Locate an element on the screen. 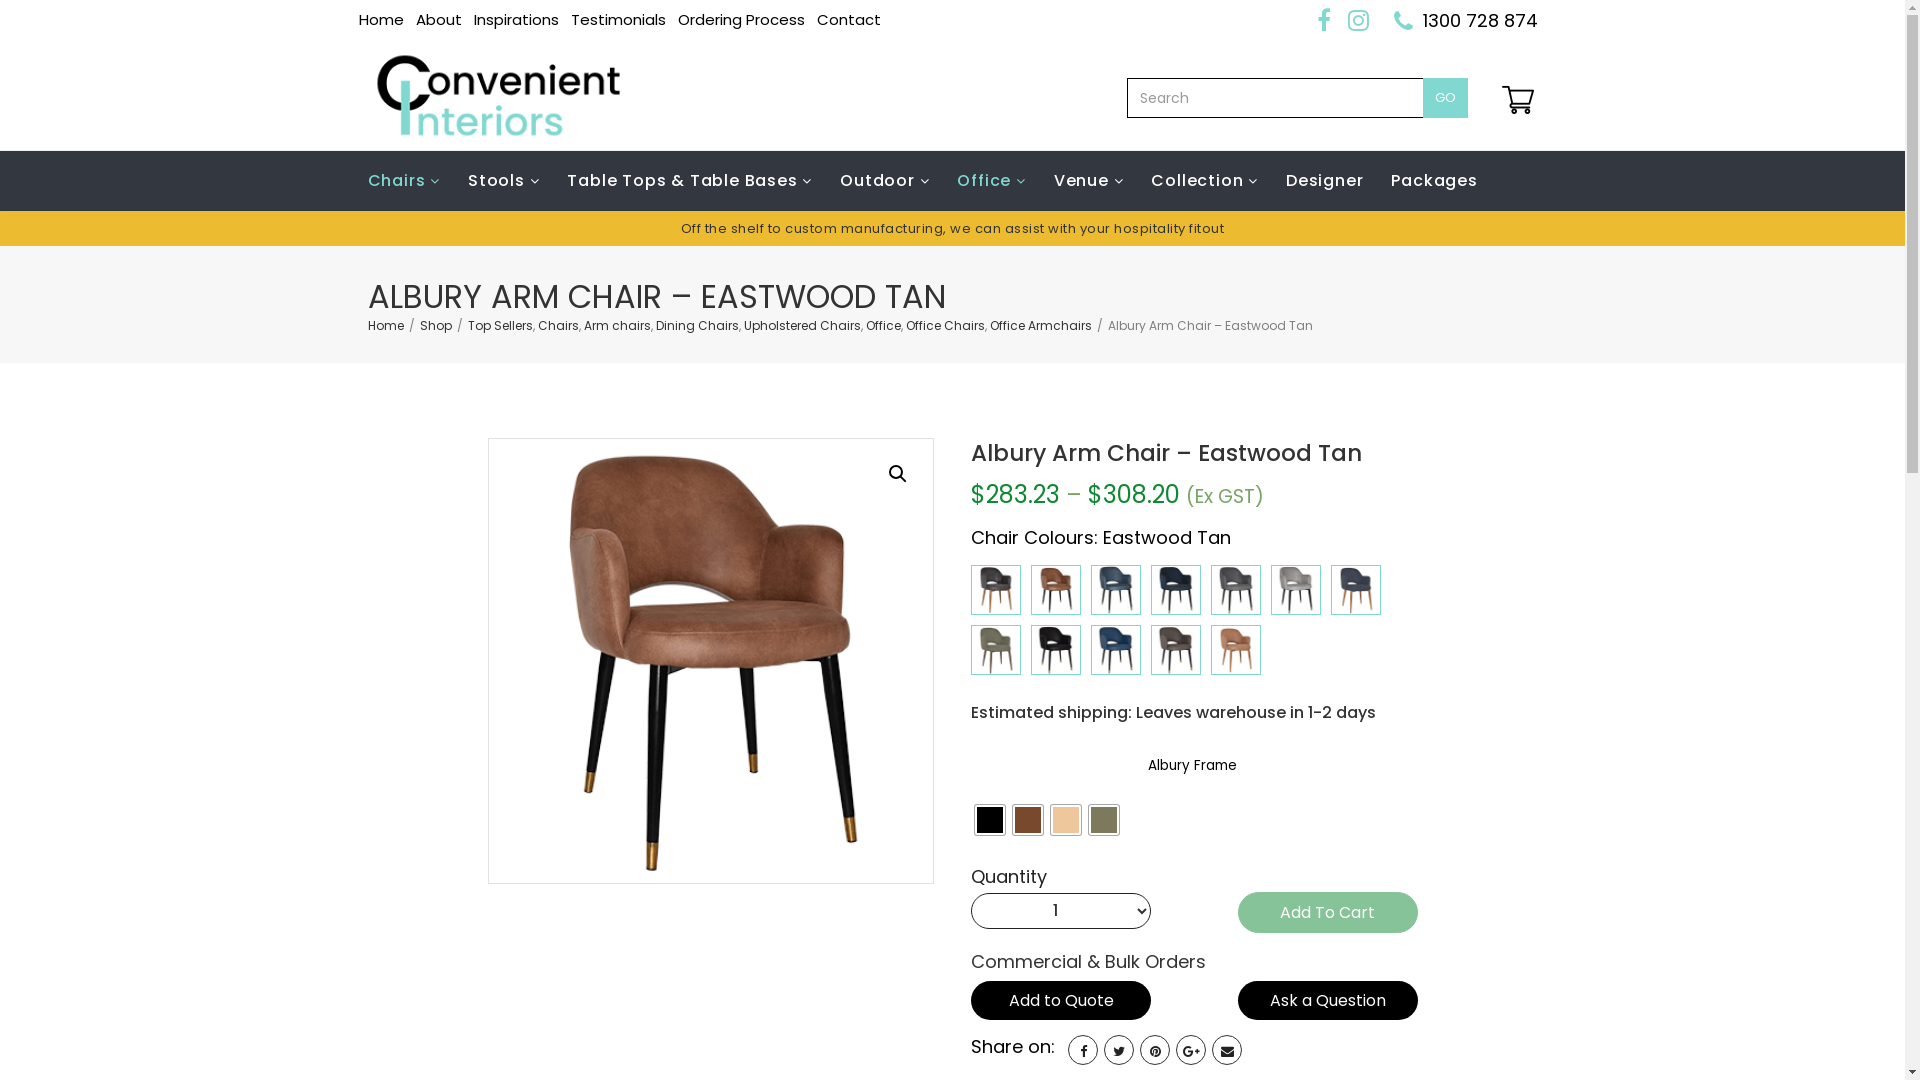 Image resolution: width=1920 pixels, height=1080 pixels. 'Designer' is located at coordinates (1324, 181).